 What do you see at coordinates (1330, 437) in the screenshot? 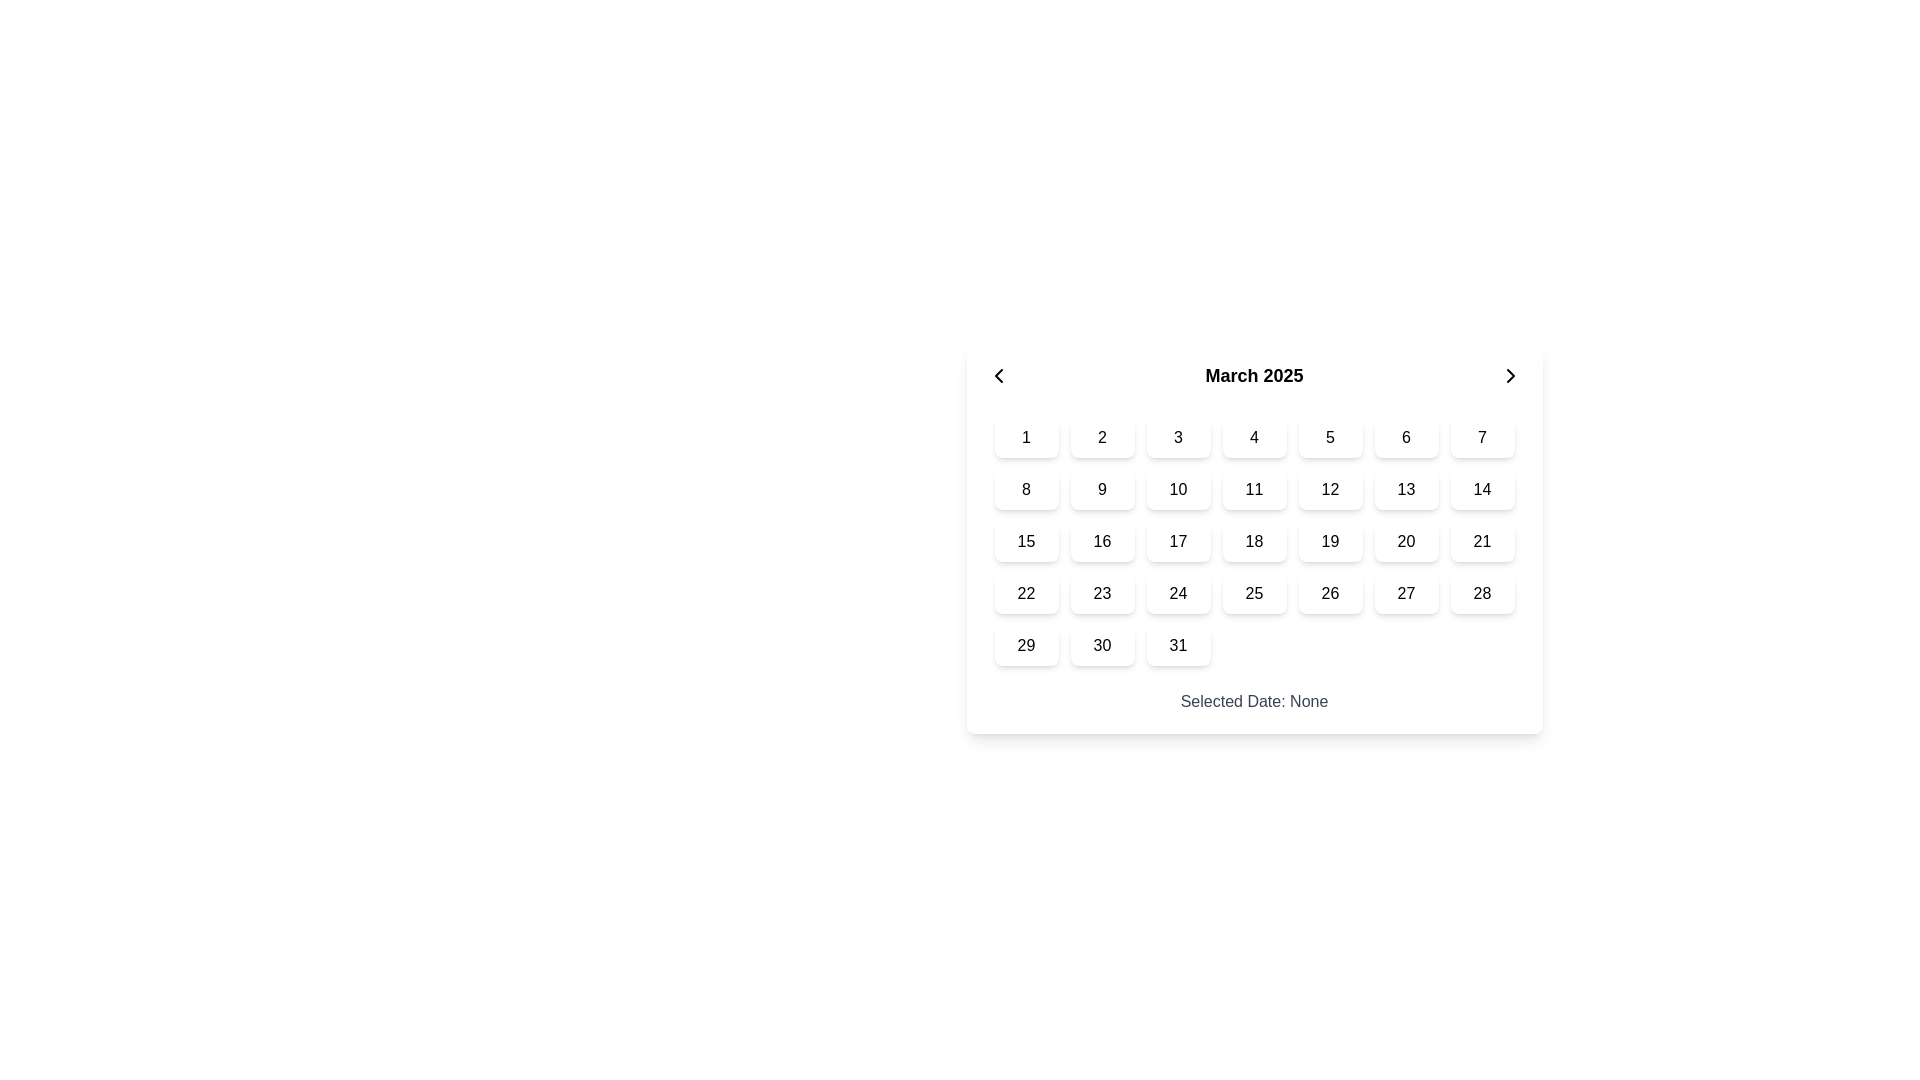
I see `the button that marks the specific date in the calendar grid, located in the fifth cell of the first row under 'March 2025'` at bounding box center [1330, 437].